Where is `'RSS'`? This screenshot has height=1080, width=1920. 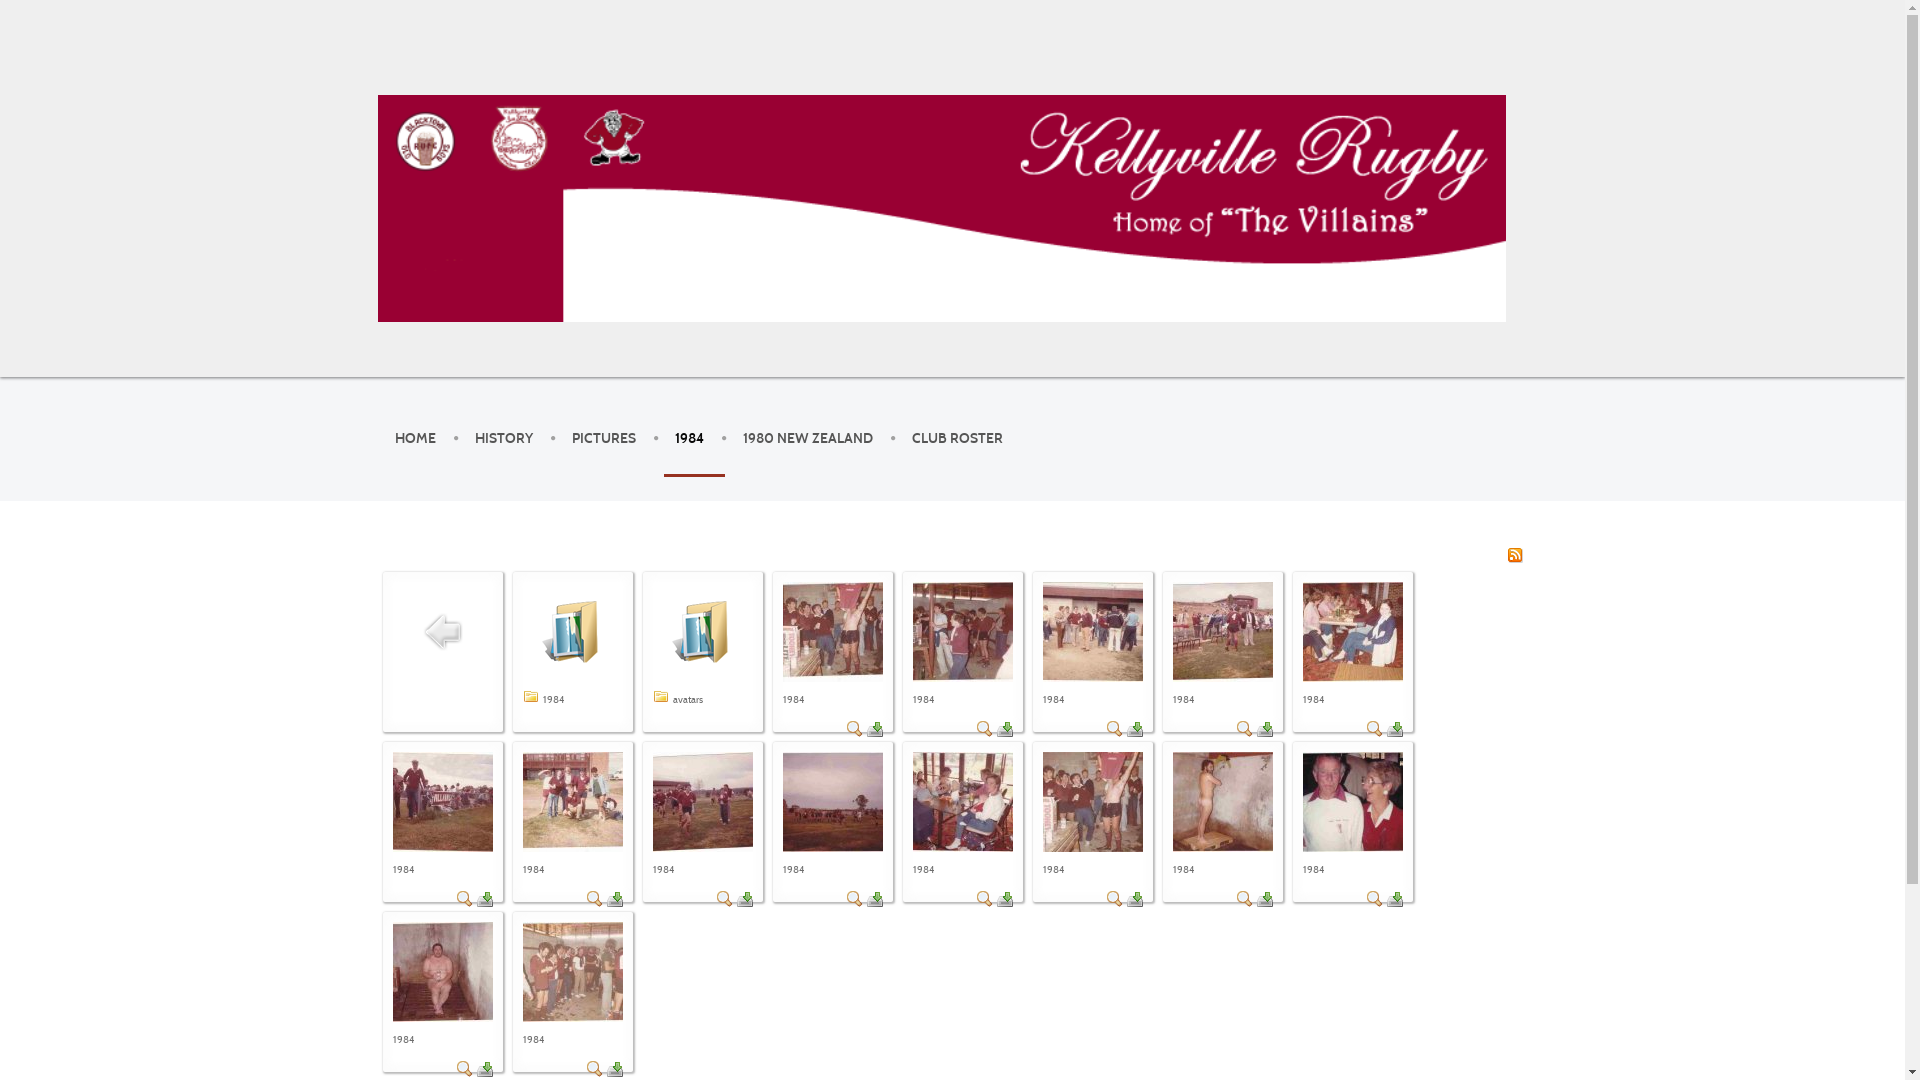
'RSS' is located at coordinates (1513, 553).